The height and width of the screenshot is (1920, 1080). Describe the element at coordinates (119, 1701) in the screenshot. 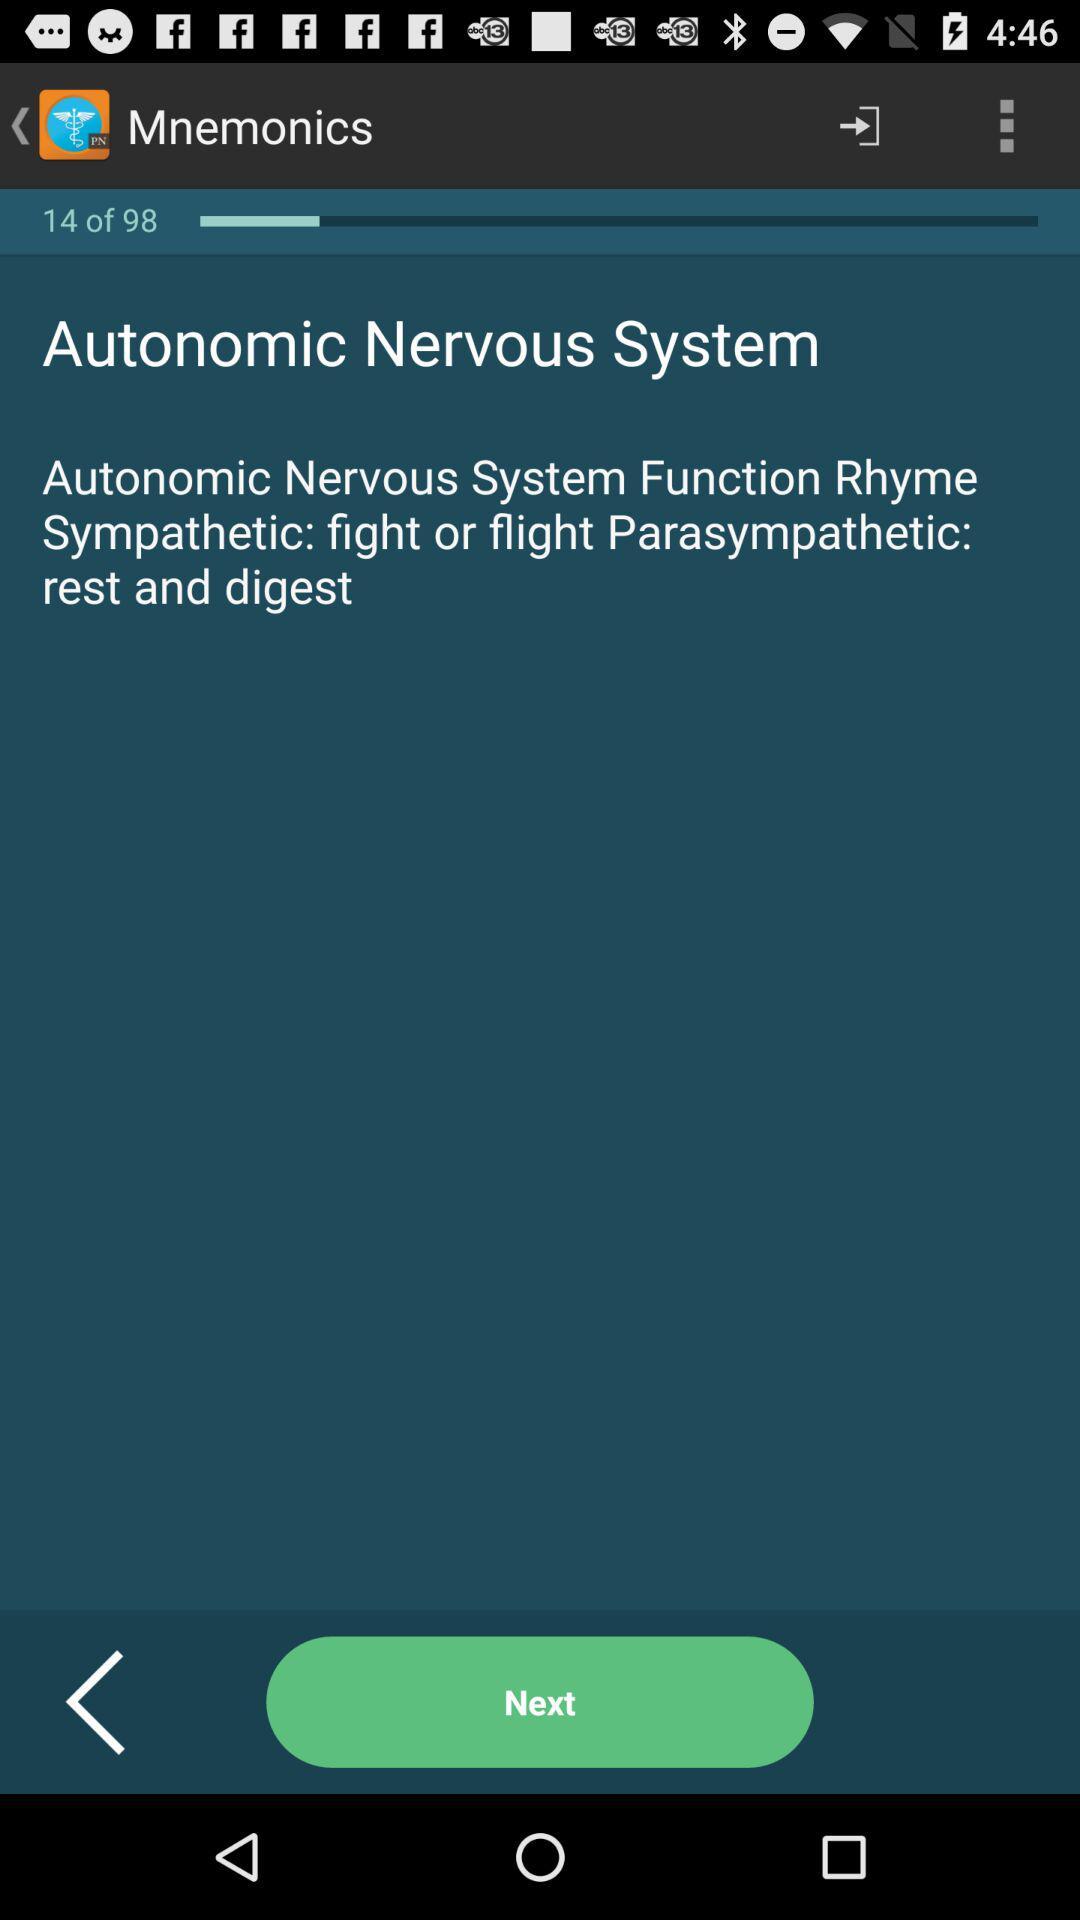

I see `item next to next icon` at that location.